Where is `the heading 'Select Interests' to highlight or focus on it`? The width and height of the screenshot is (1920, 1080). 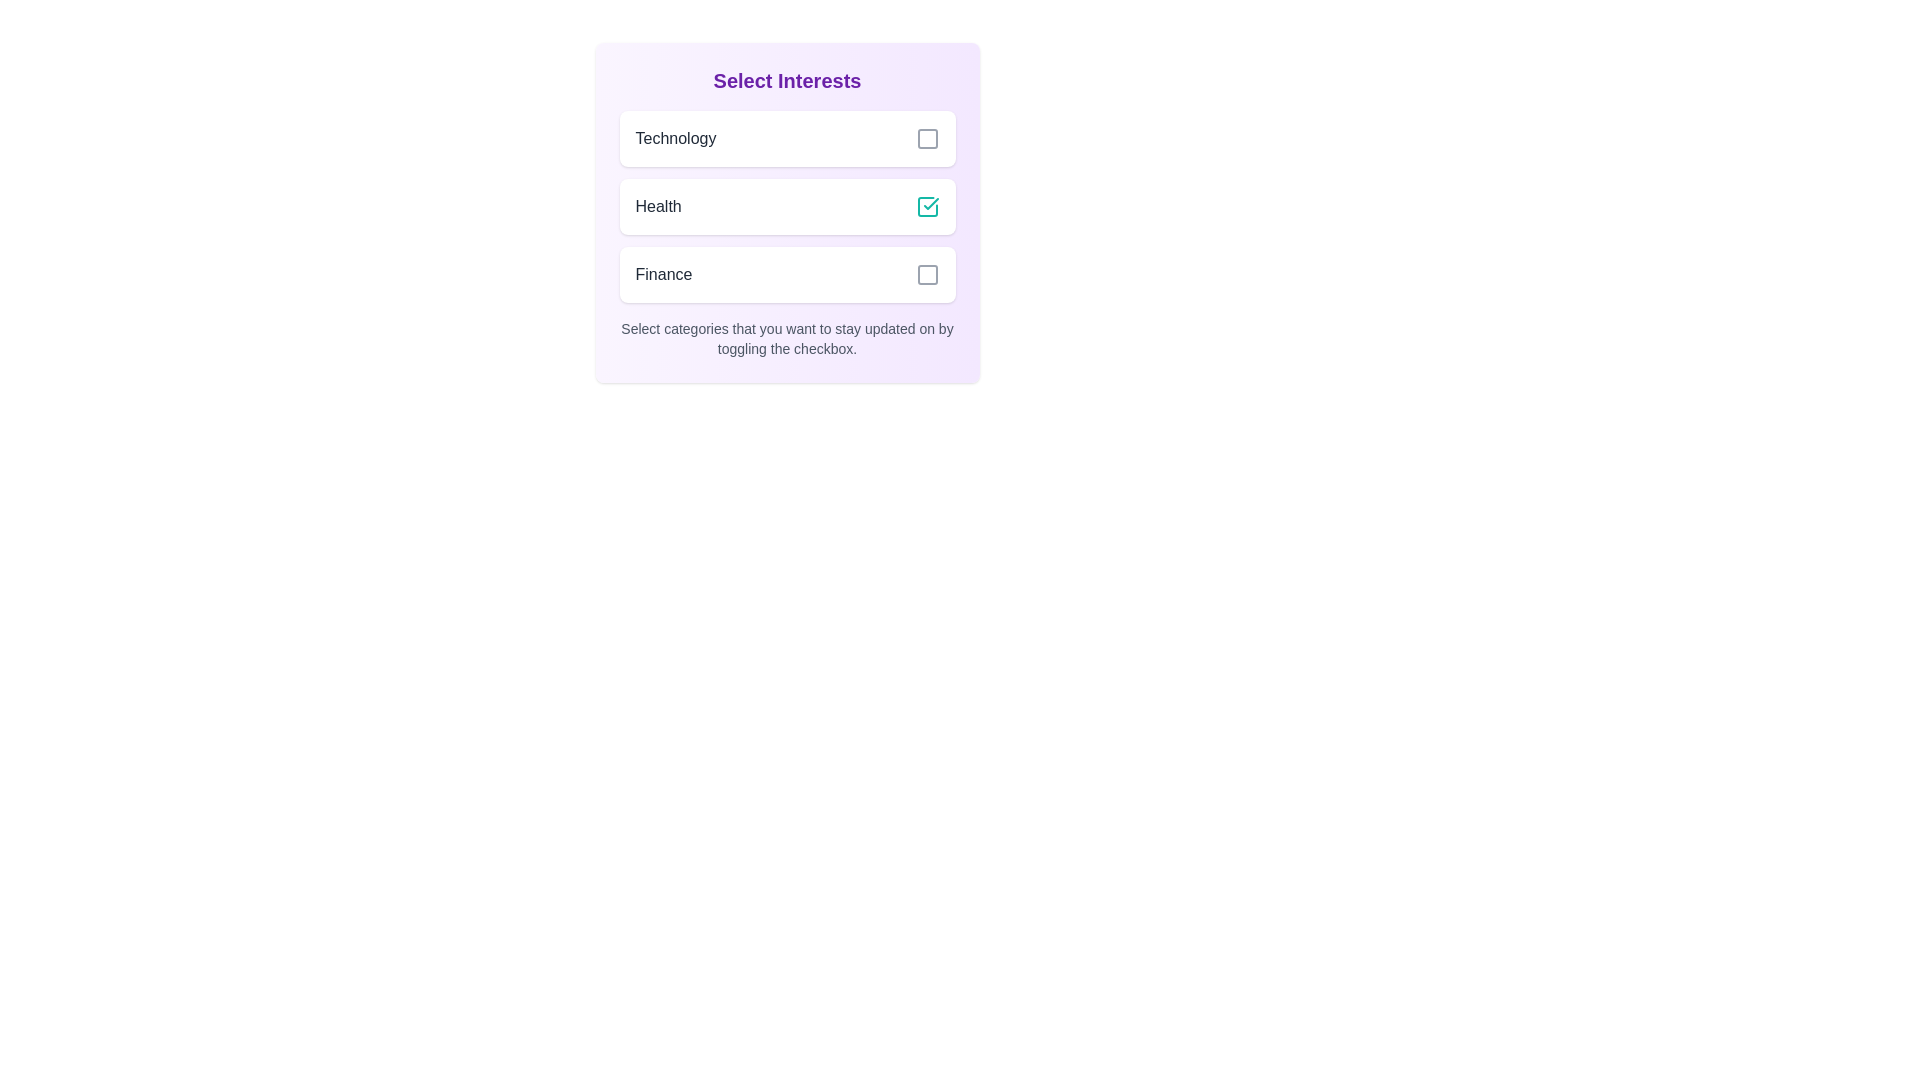 the heading 'Select Interests' to highlight or focus on it is located at coordinates (786, 80).